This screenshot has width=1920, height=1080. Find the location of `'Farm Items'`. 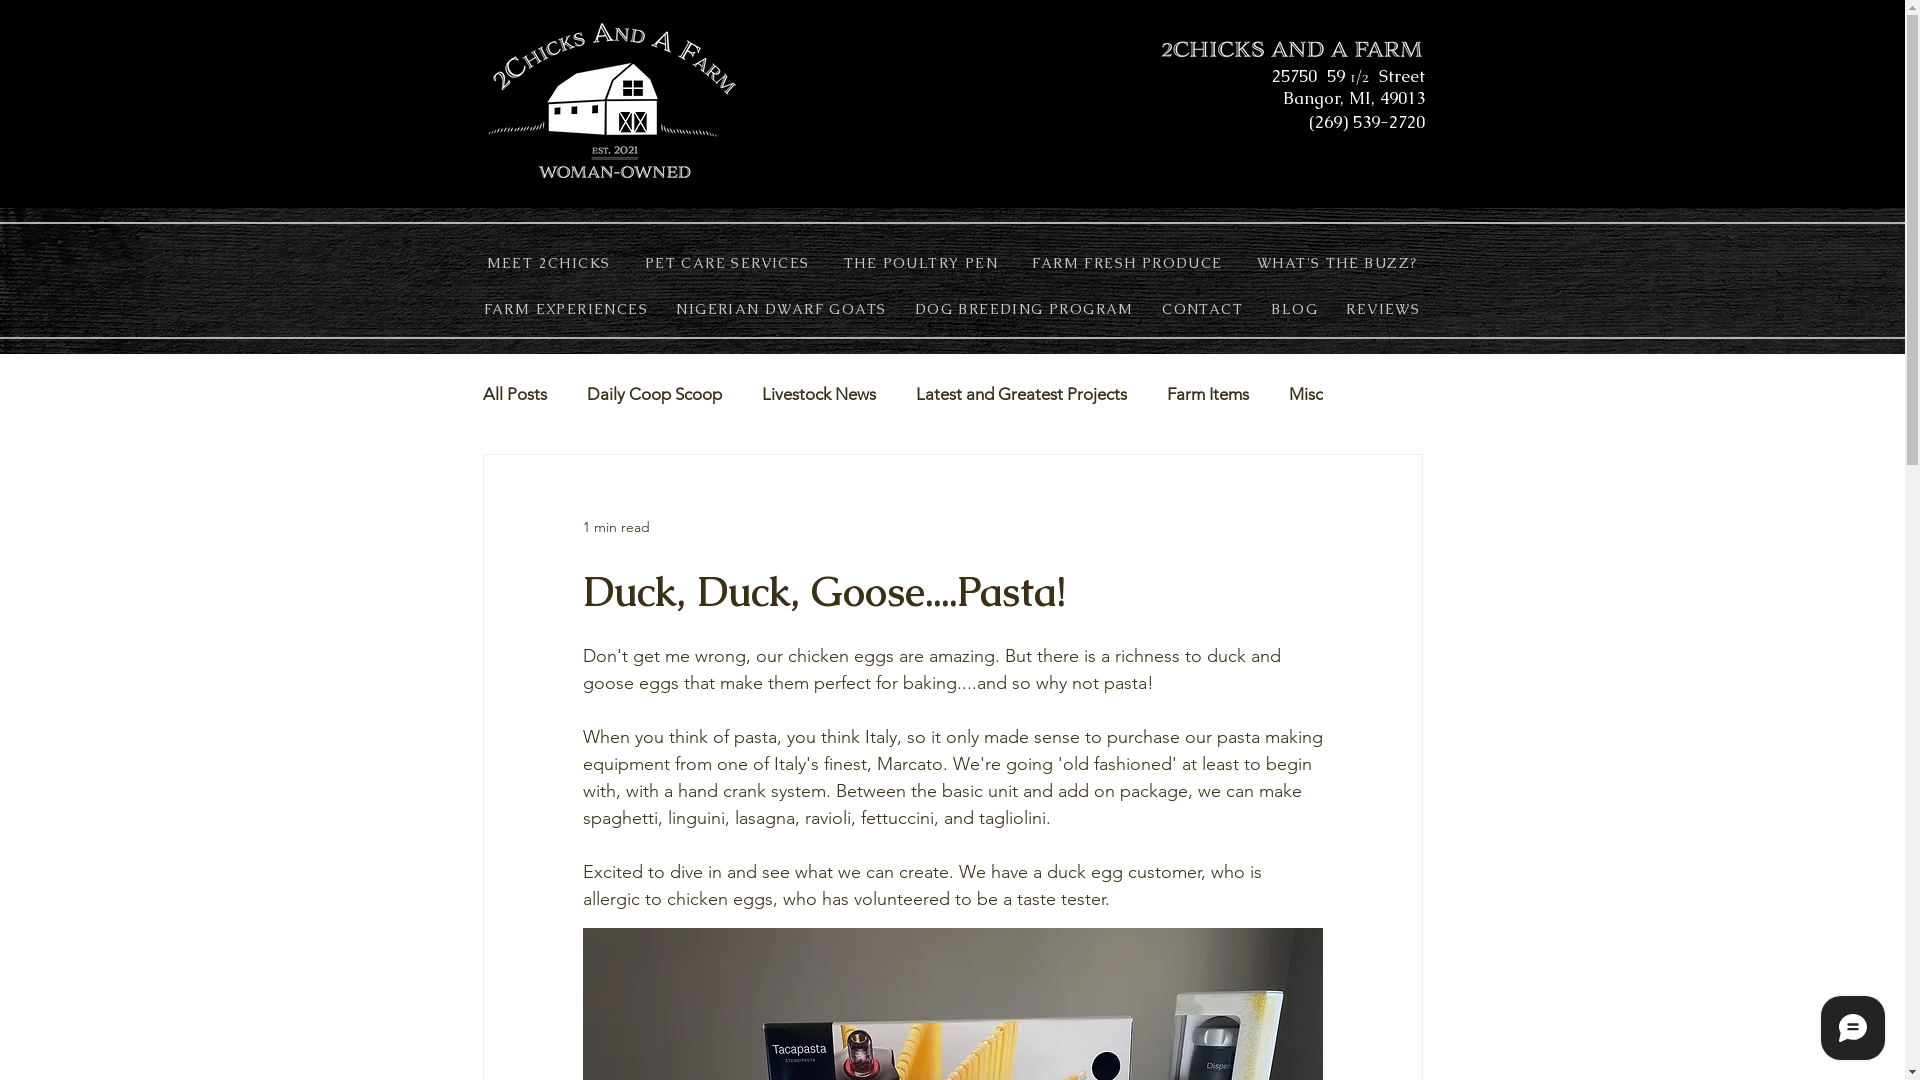

'Farm Items' is located at coordinates (1205, 393).